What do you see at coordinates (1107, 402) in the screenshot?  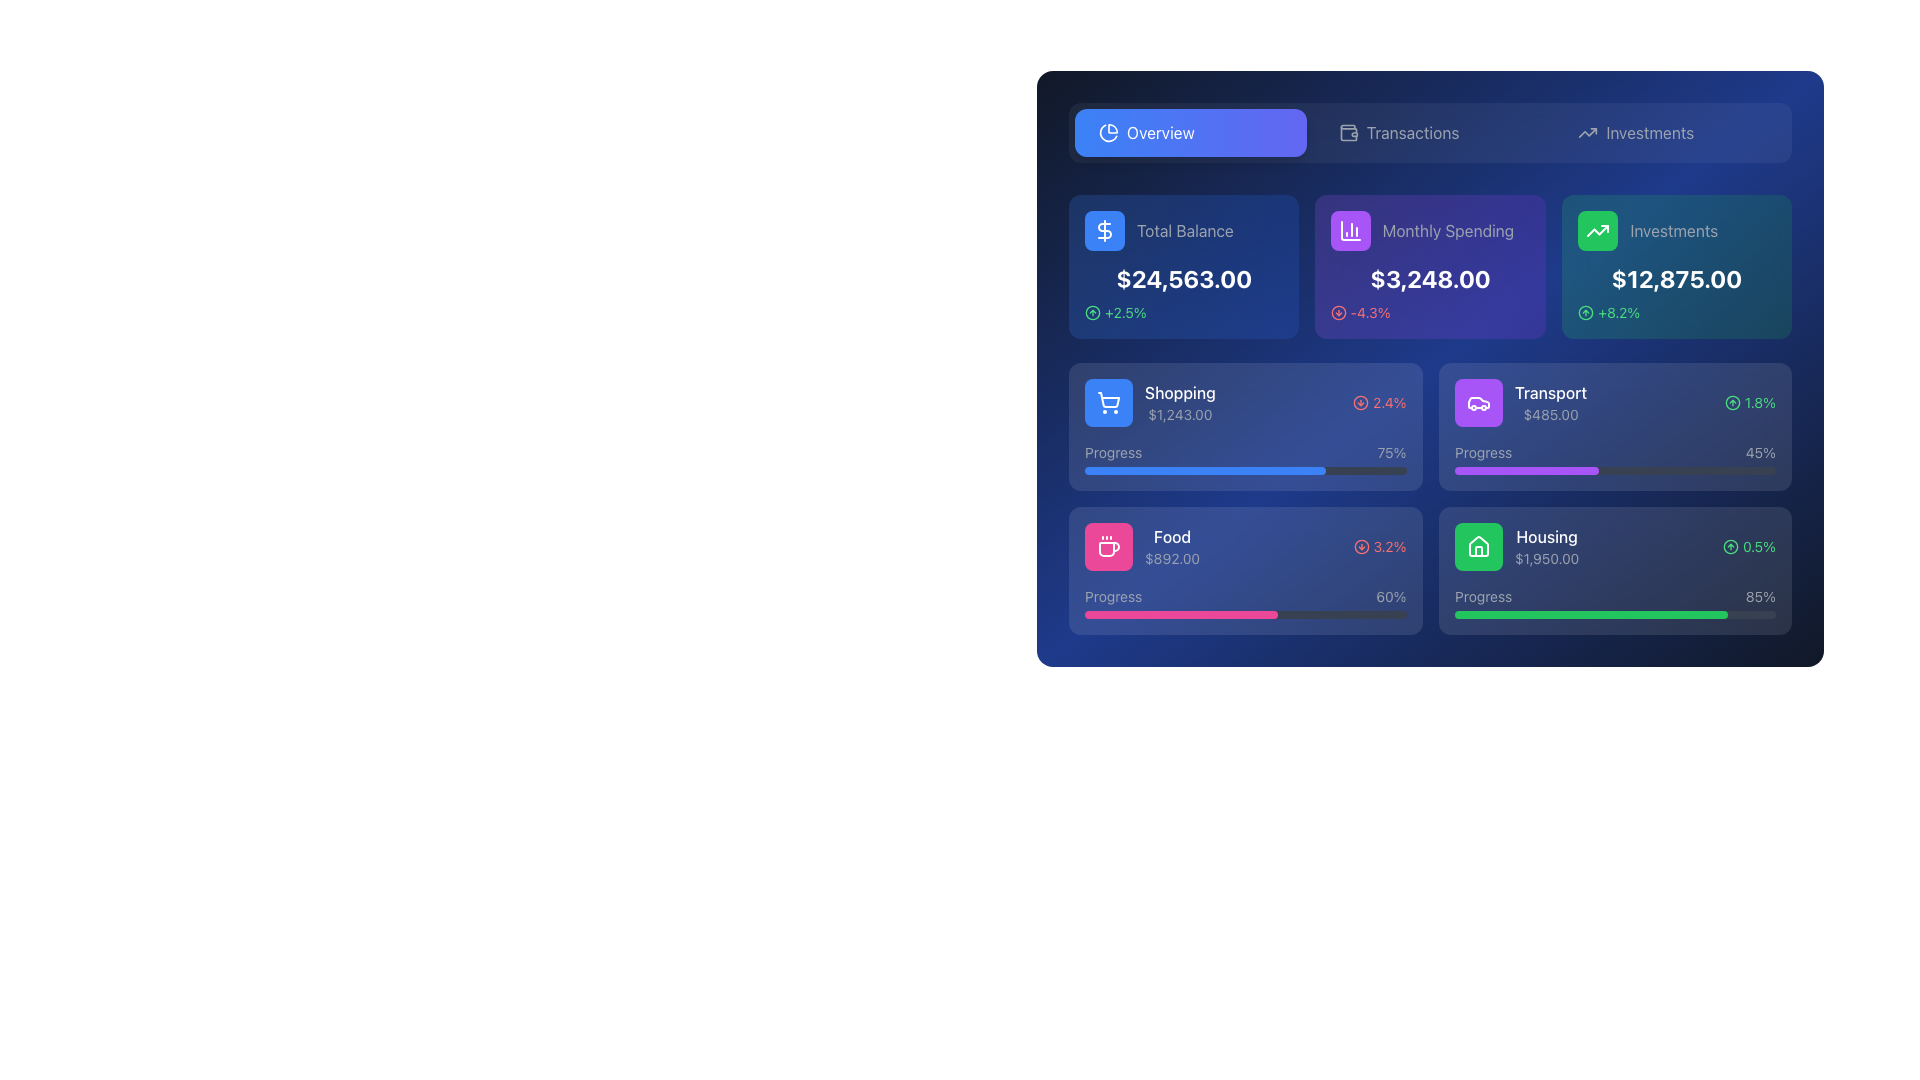 I see `the shopping cart icon, which is situated within a blue circular background and aligned to the left side of the 'Shopping $1,243.00' module` at bounding box center [1107, 402].